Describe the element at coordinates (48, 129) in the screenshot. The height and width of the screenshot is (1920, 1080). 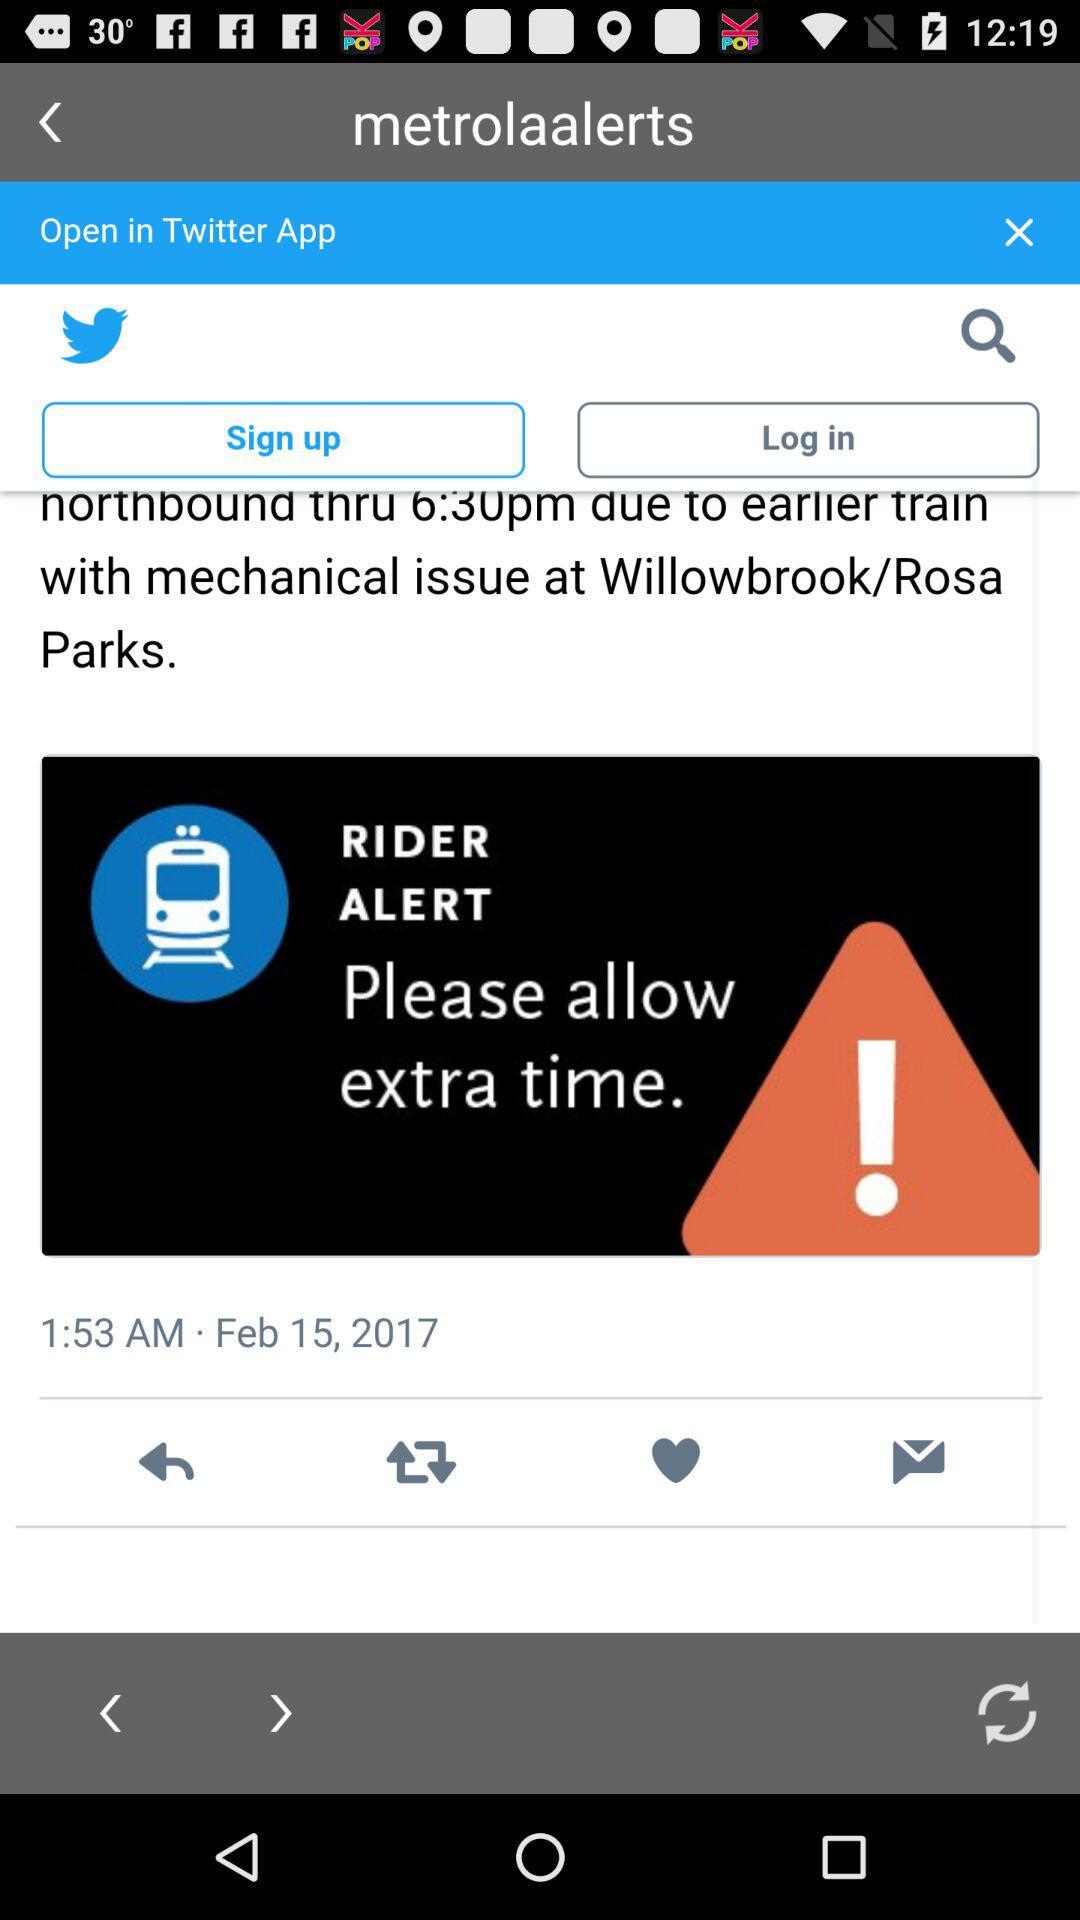
I see `the arrow_backward icon` at that location.